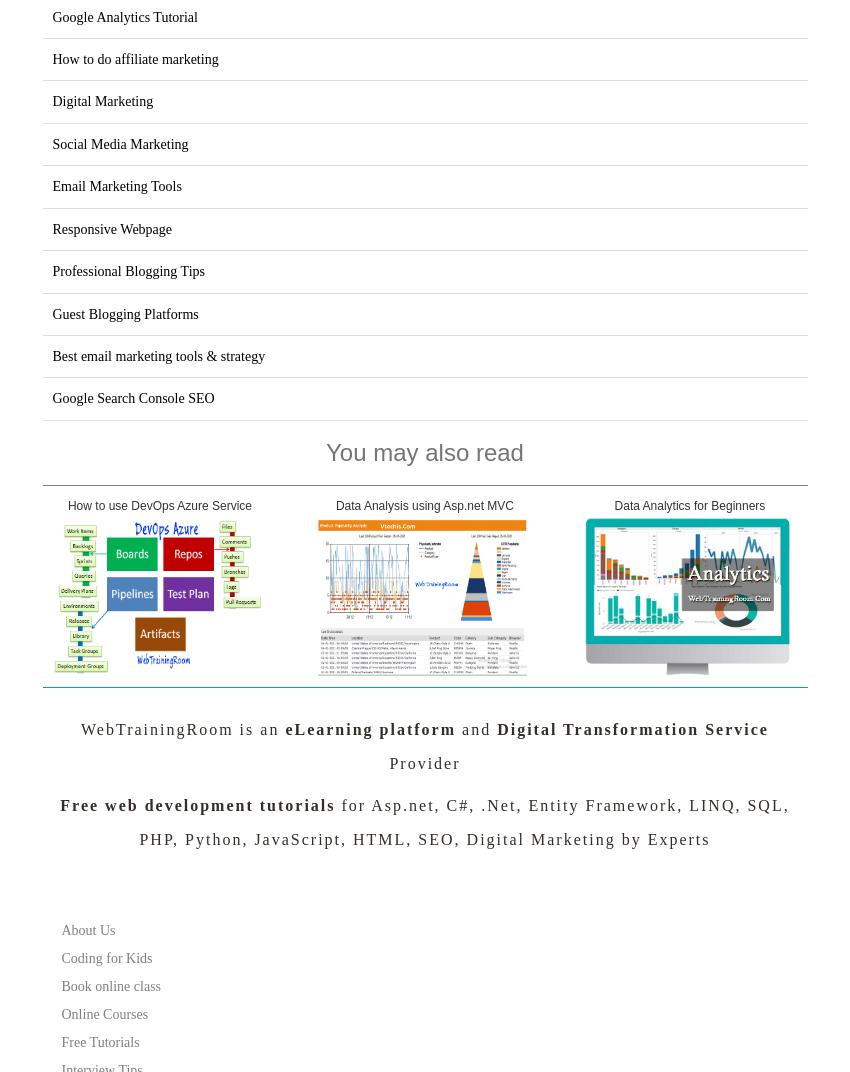 This screenshot has width=850, height=1072. I want to click on 'for Asp.net, C#, .Net, Entity Framework, LINQ, SQL, PHP, Python, JavaScript, HTML, SEO, Digital Marketing by Experts', so click(463, 821).